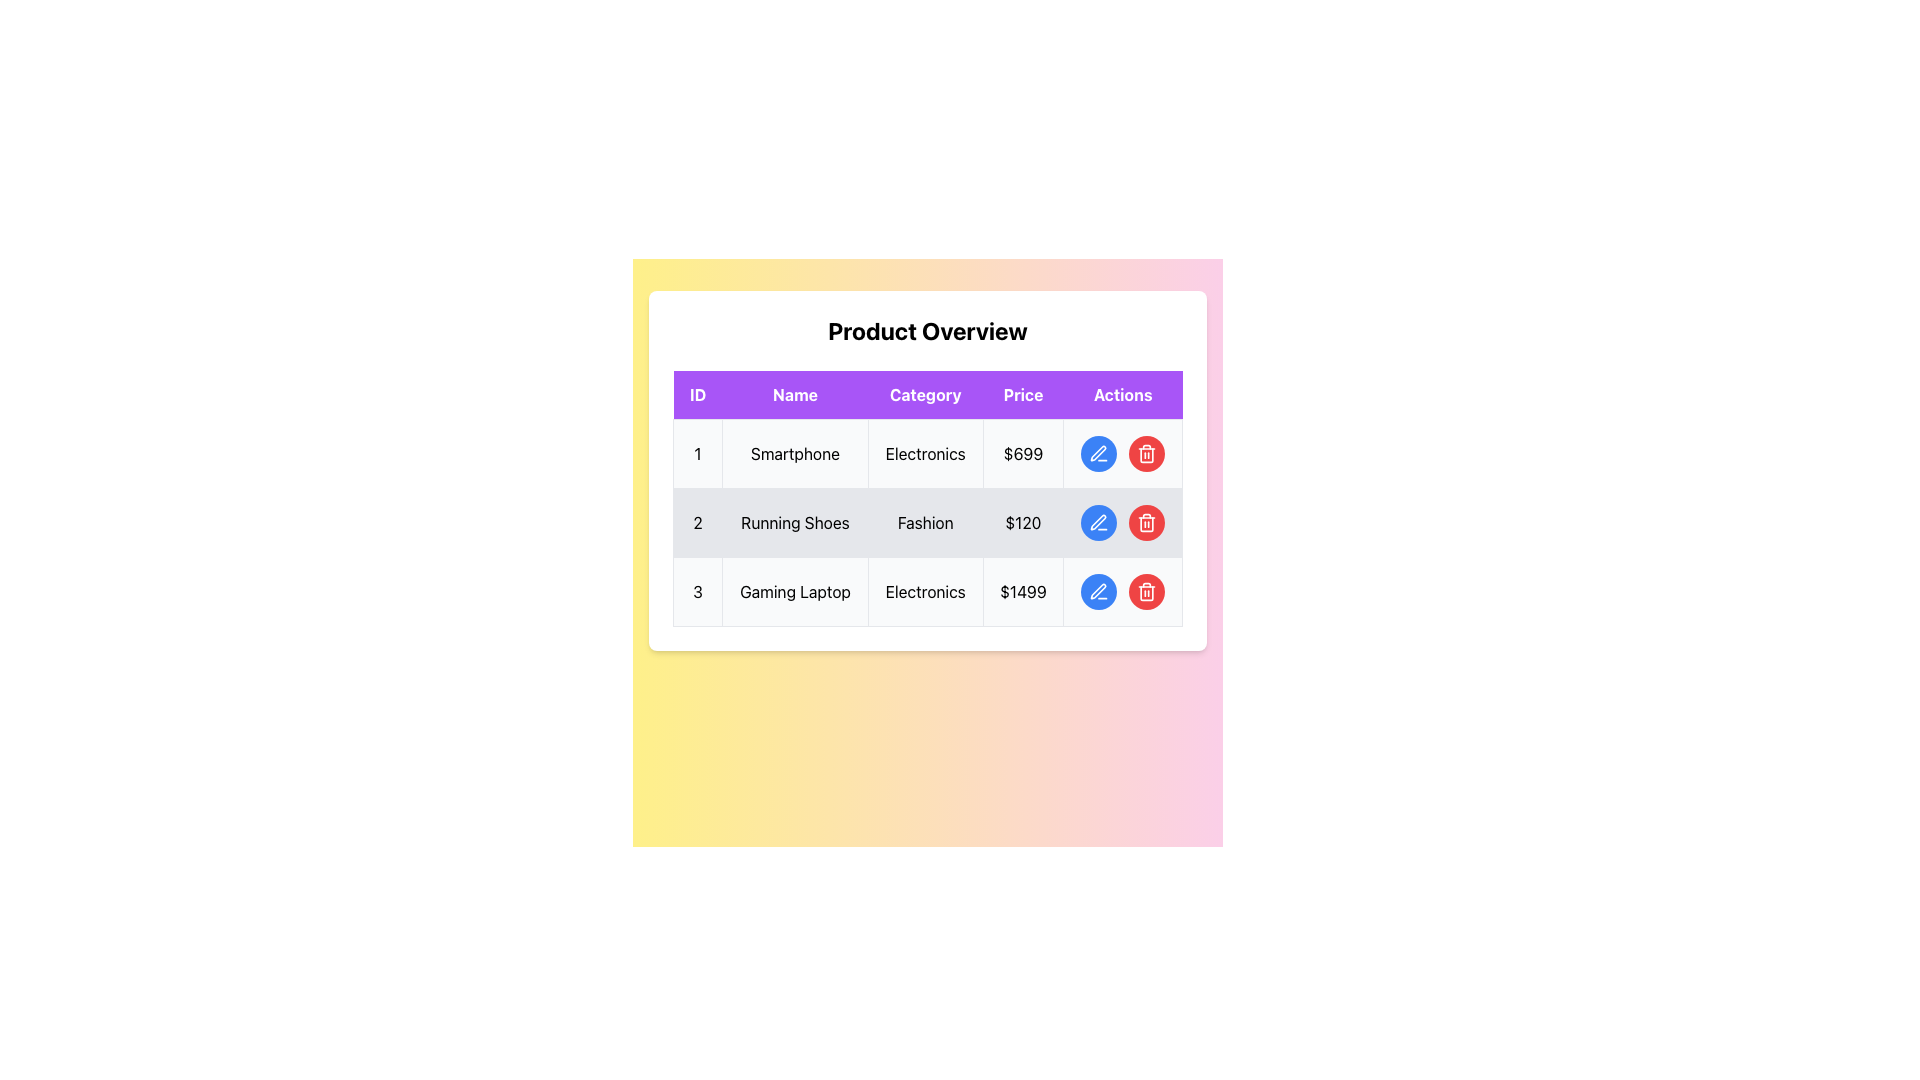 The height and width of the screenshot is (1080, 1920). Describe the element at coordinates (924, 454) in the screenshot. I see `the text label in the 'Category' column of the first row, which indicates the item category, alongside 'Smartphone' and '$699'` at that location.